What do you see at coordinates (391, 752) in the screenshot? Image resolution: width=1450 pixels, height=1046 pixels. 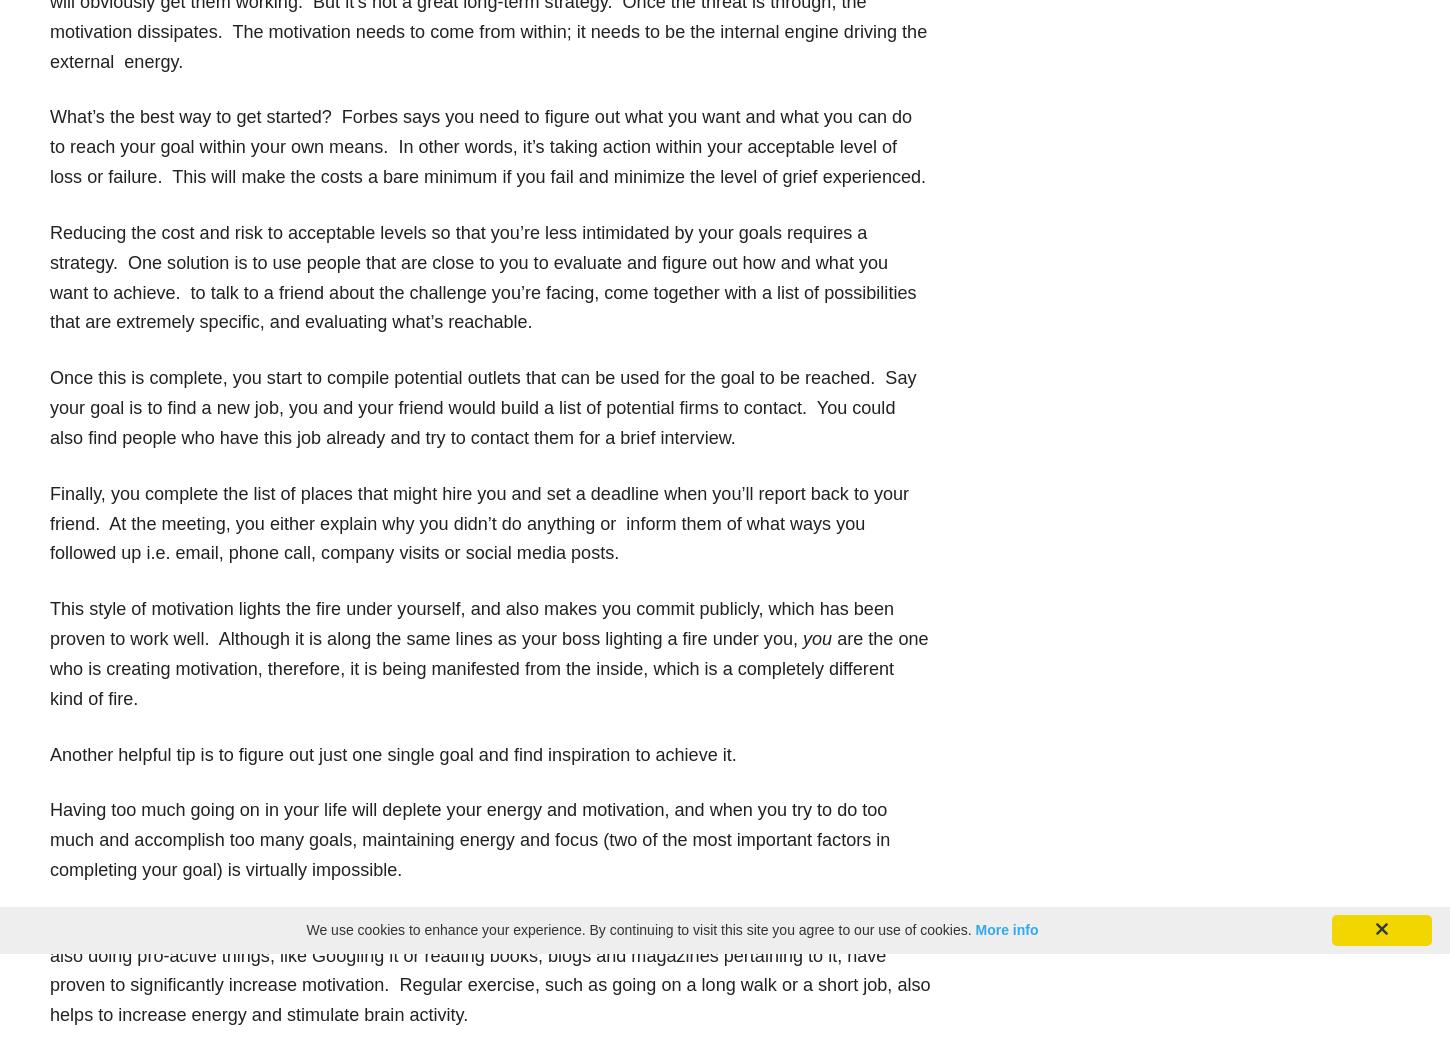 I see `'Another helpful tip is to figure out just one single goal and find inspiration to achieve it.'` at bounding box center [391, 752].